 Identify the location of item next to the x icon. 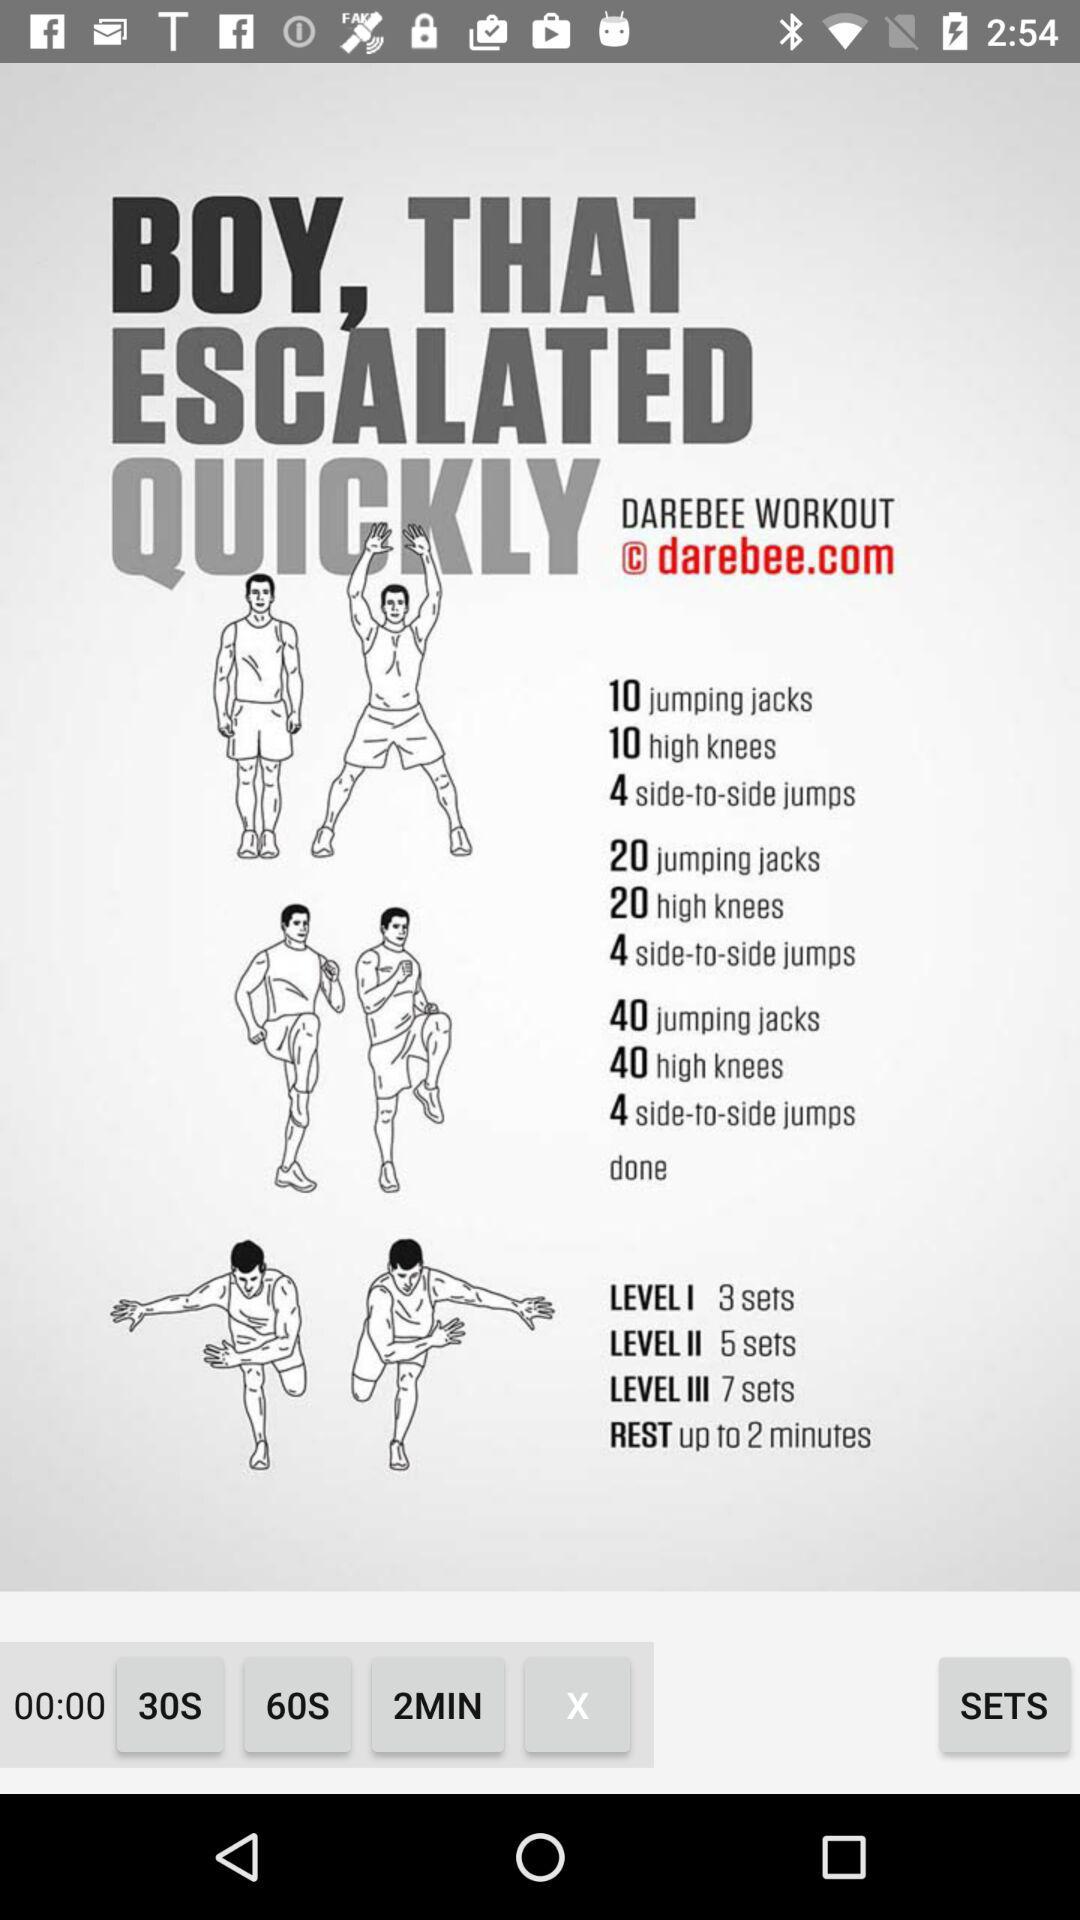
(437, 1703).